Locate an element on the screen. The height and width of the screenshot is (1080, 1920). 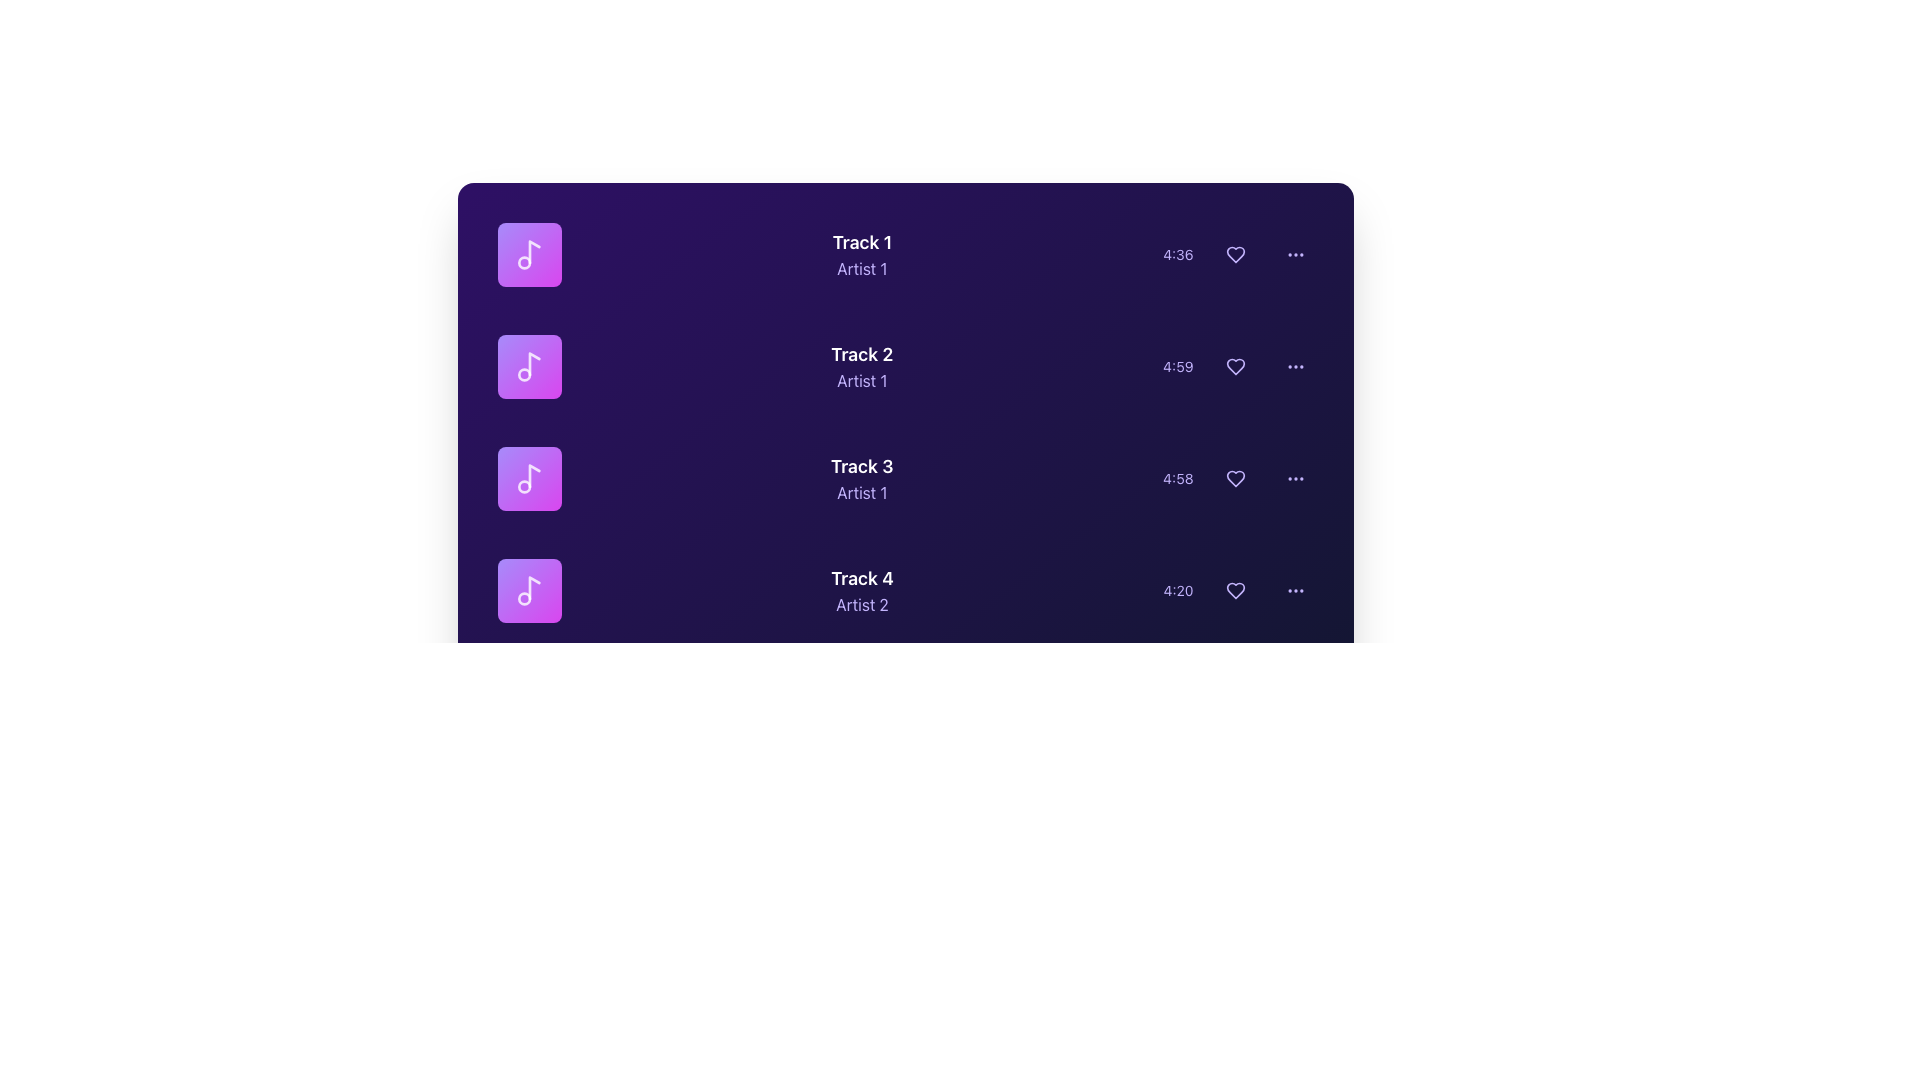
the heart icon button styled in violet shades, located in the bottom-most row of the list, adjacent to the time label '4:20' and the three-dot menu icon is located at coordinates (1234, 589).